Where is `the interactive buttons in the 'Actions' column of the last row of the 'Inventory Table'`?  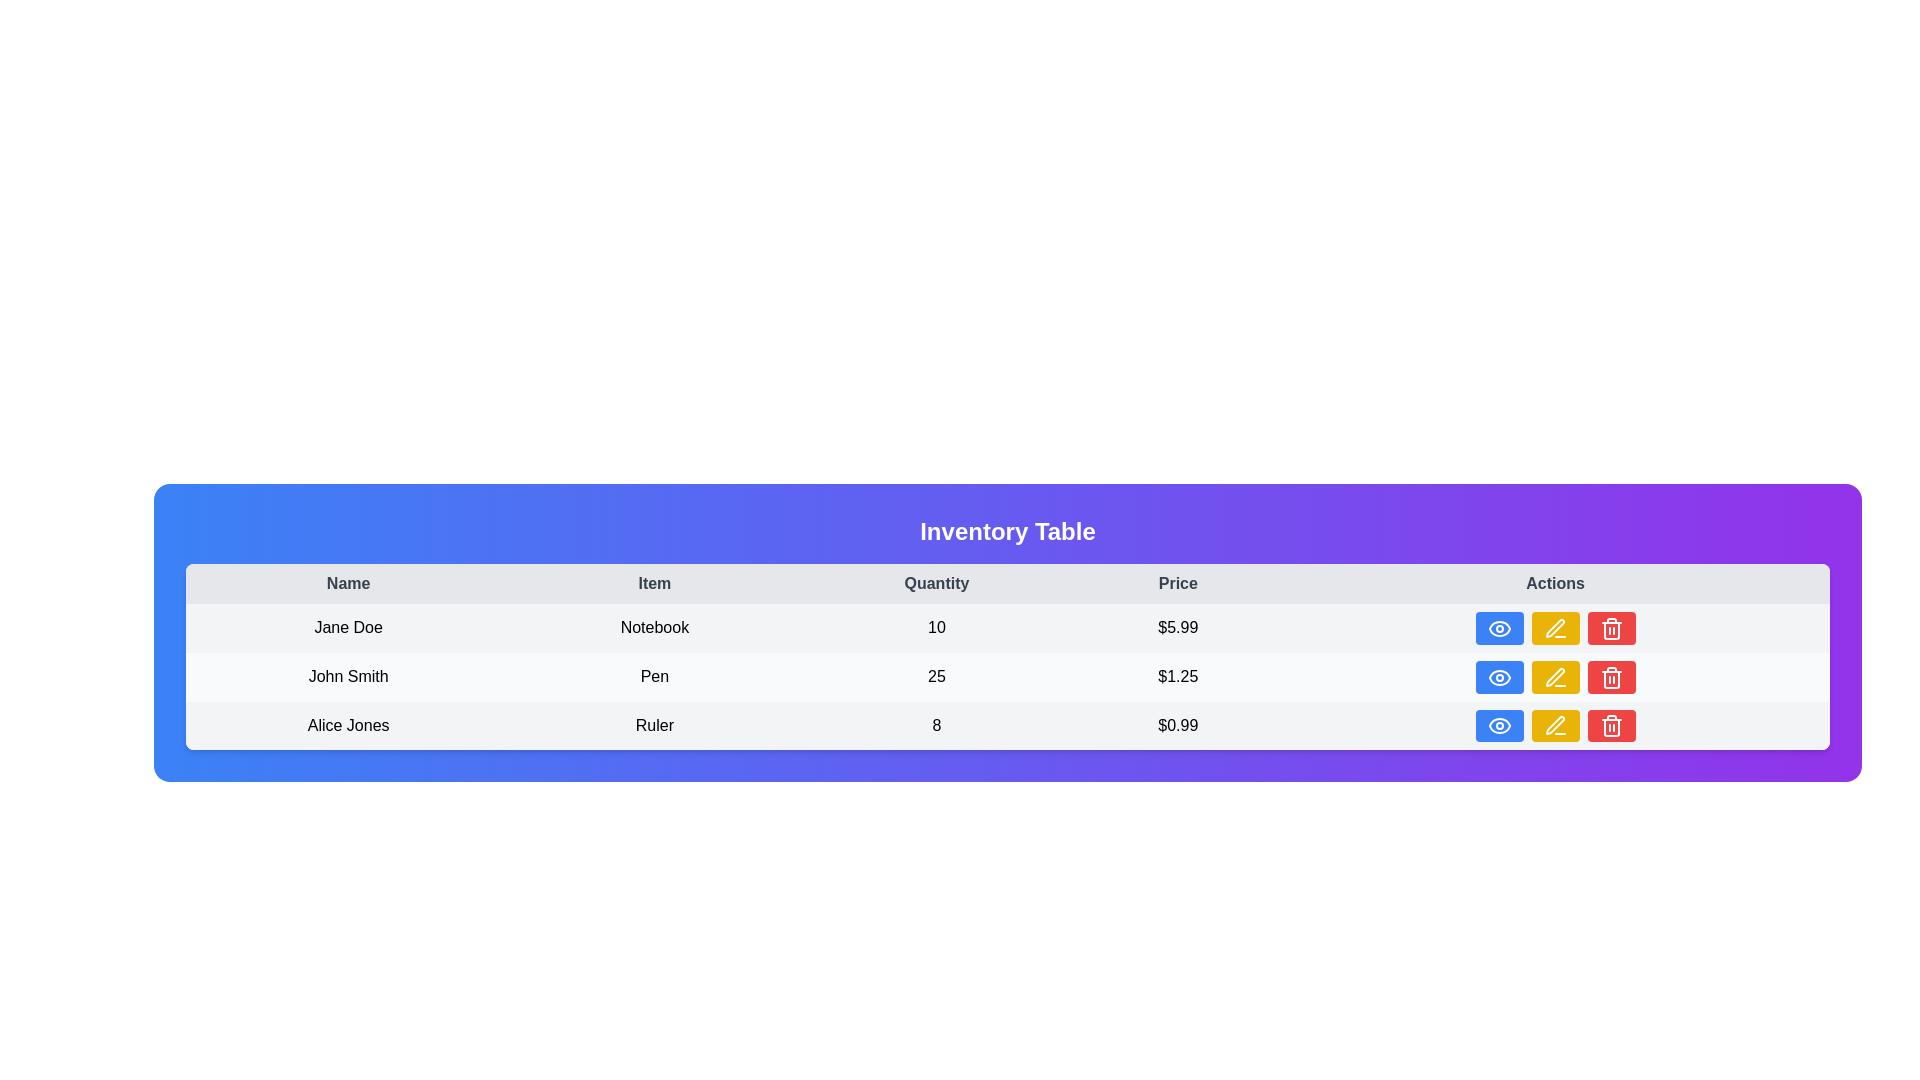 the interactive buttons in the 'Actions' column of the last row of the 'Inventory Table' is located at coordinates (1554, 725).